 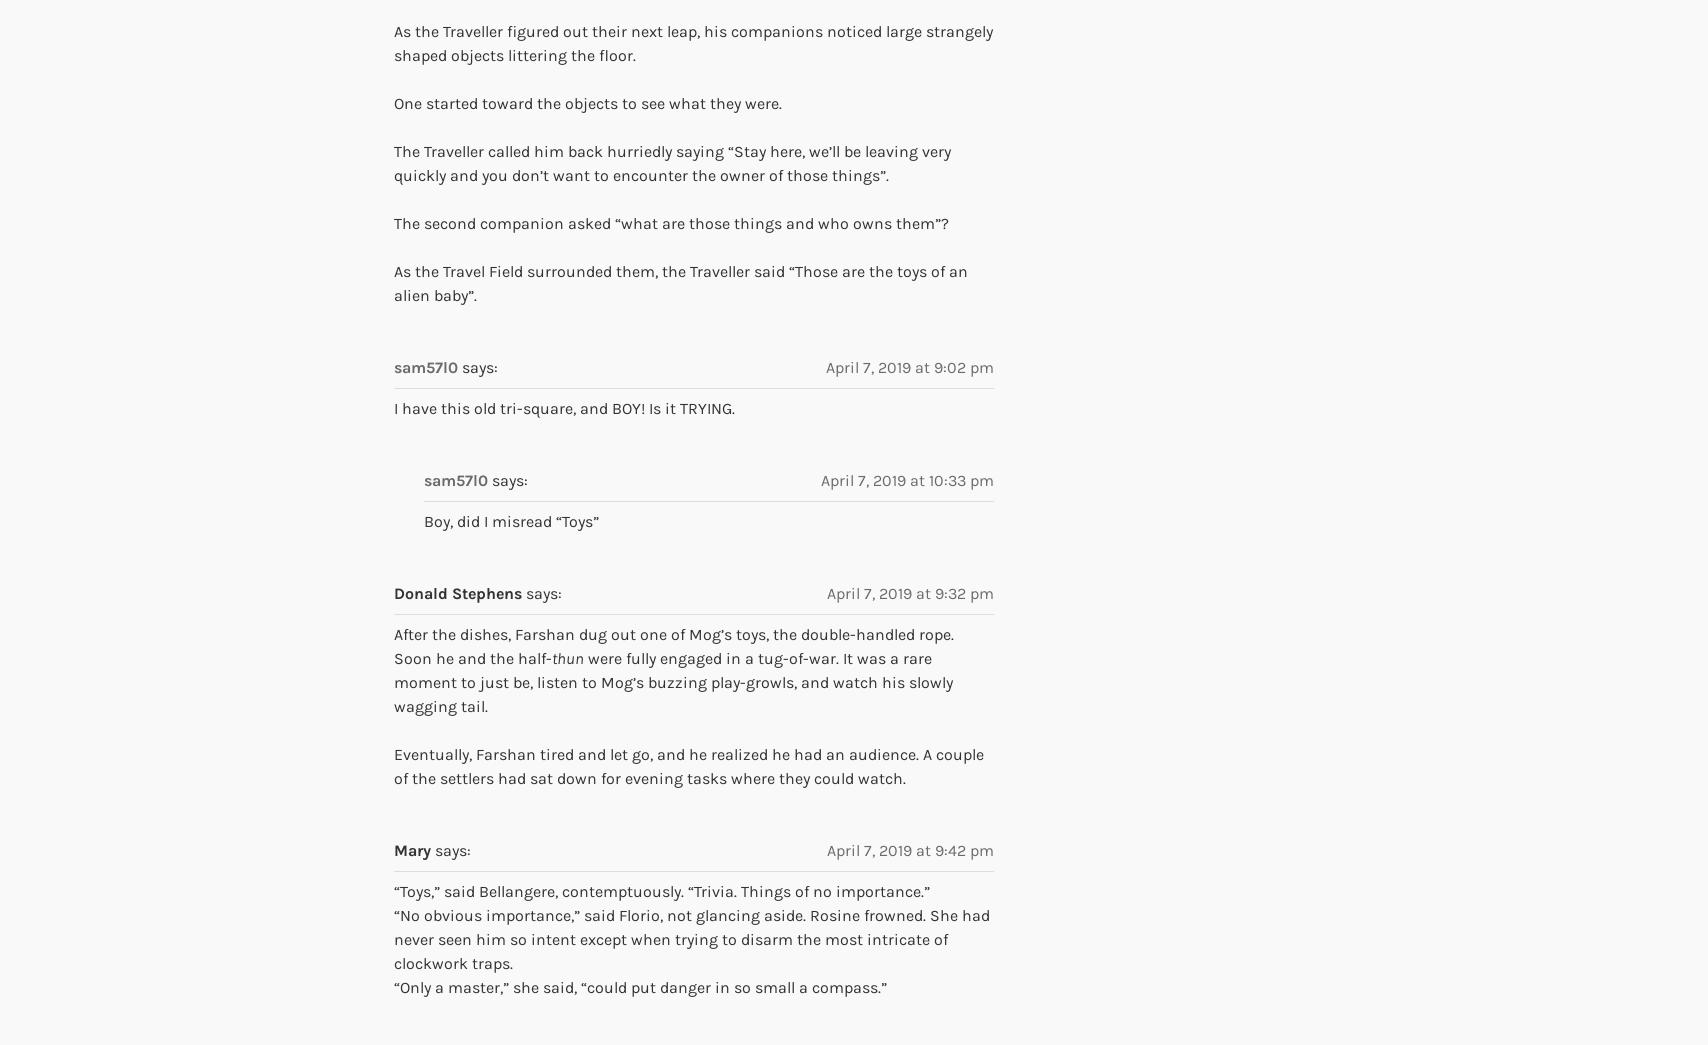 What do you see at coordinates (680, 282) in the screenshot?
I see `'As the Travel Field surrounded them, the Traveller said “Those are the toys of an alien baby”.'` at bounding box center [680, 282].